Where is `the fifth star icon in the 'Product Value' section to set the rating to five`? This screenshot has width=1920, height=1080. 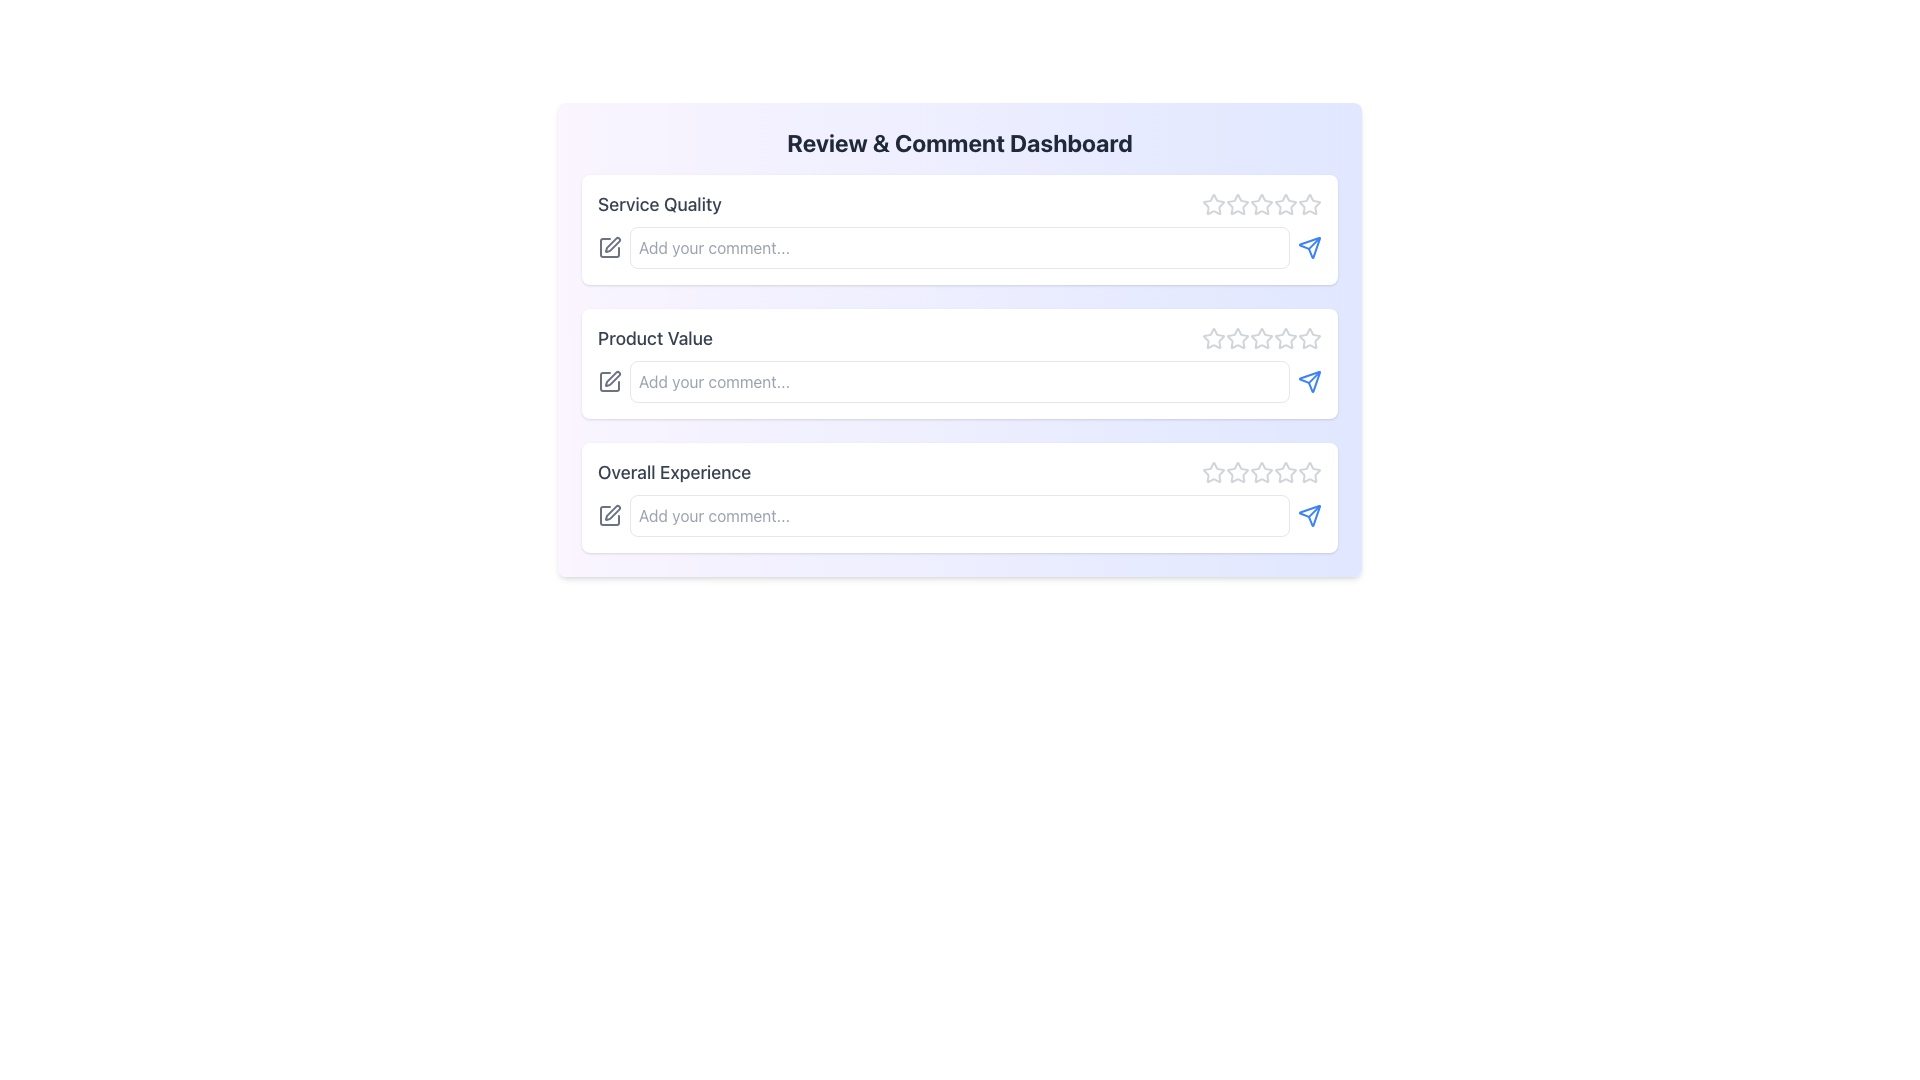
the fifth star icon in the 'Product Value' section to set the rating to five is located at coordinates (1309, 337).